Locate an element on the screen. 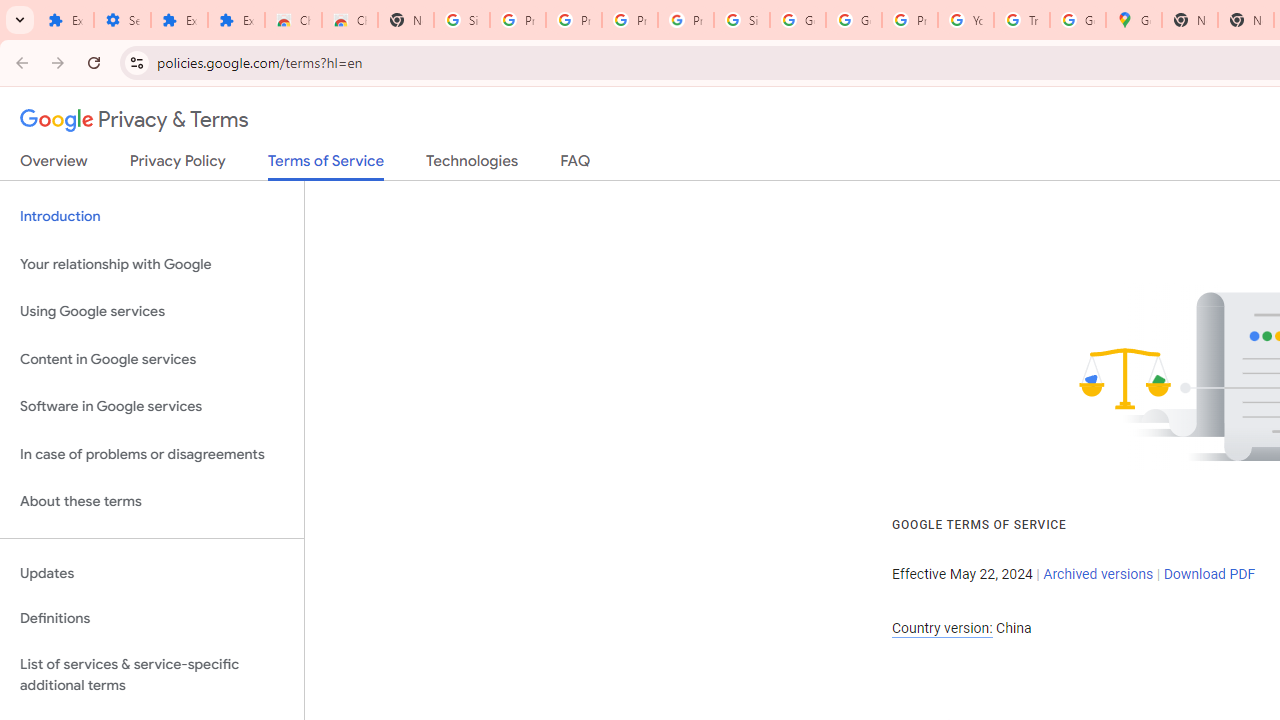 The image size is (1280, 720). 'Settings' is located at coordinates (121, 20).